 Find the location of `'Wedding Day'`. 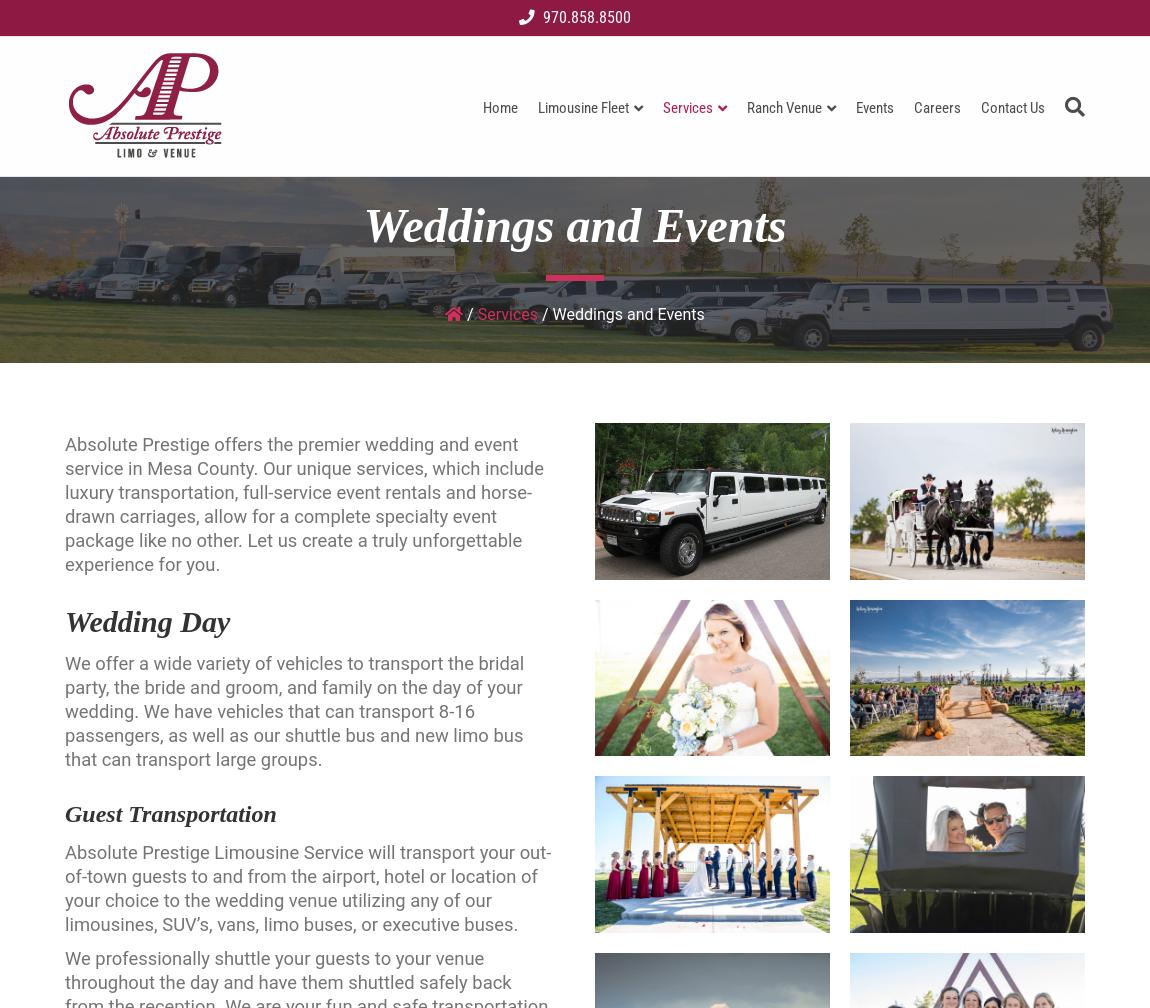

'Wedding Day' is located at coordinates (146, 621).